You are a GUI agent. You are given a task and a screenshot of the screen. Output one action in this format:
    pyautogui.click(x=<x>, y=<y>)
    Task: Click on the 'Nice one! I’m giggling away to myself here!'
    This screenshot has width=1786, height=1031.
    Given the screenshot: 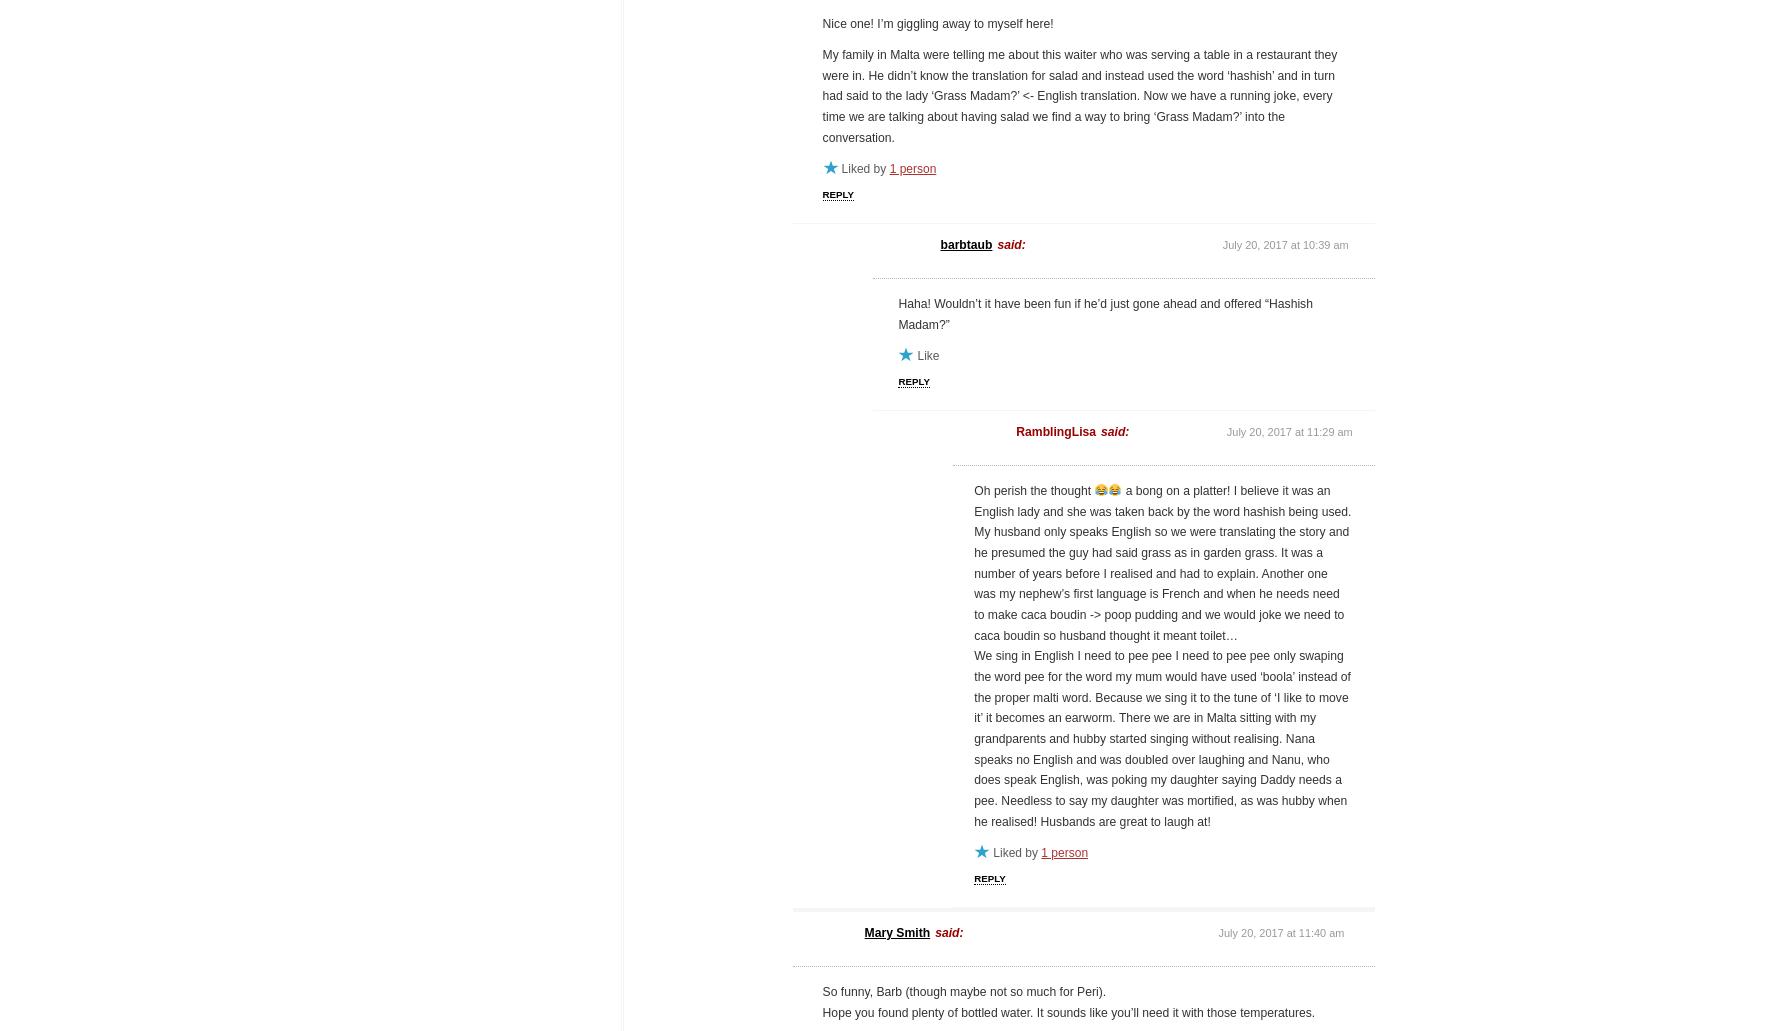 What is the action you would take?
    pyautogui.click(x=937, y=24)
    